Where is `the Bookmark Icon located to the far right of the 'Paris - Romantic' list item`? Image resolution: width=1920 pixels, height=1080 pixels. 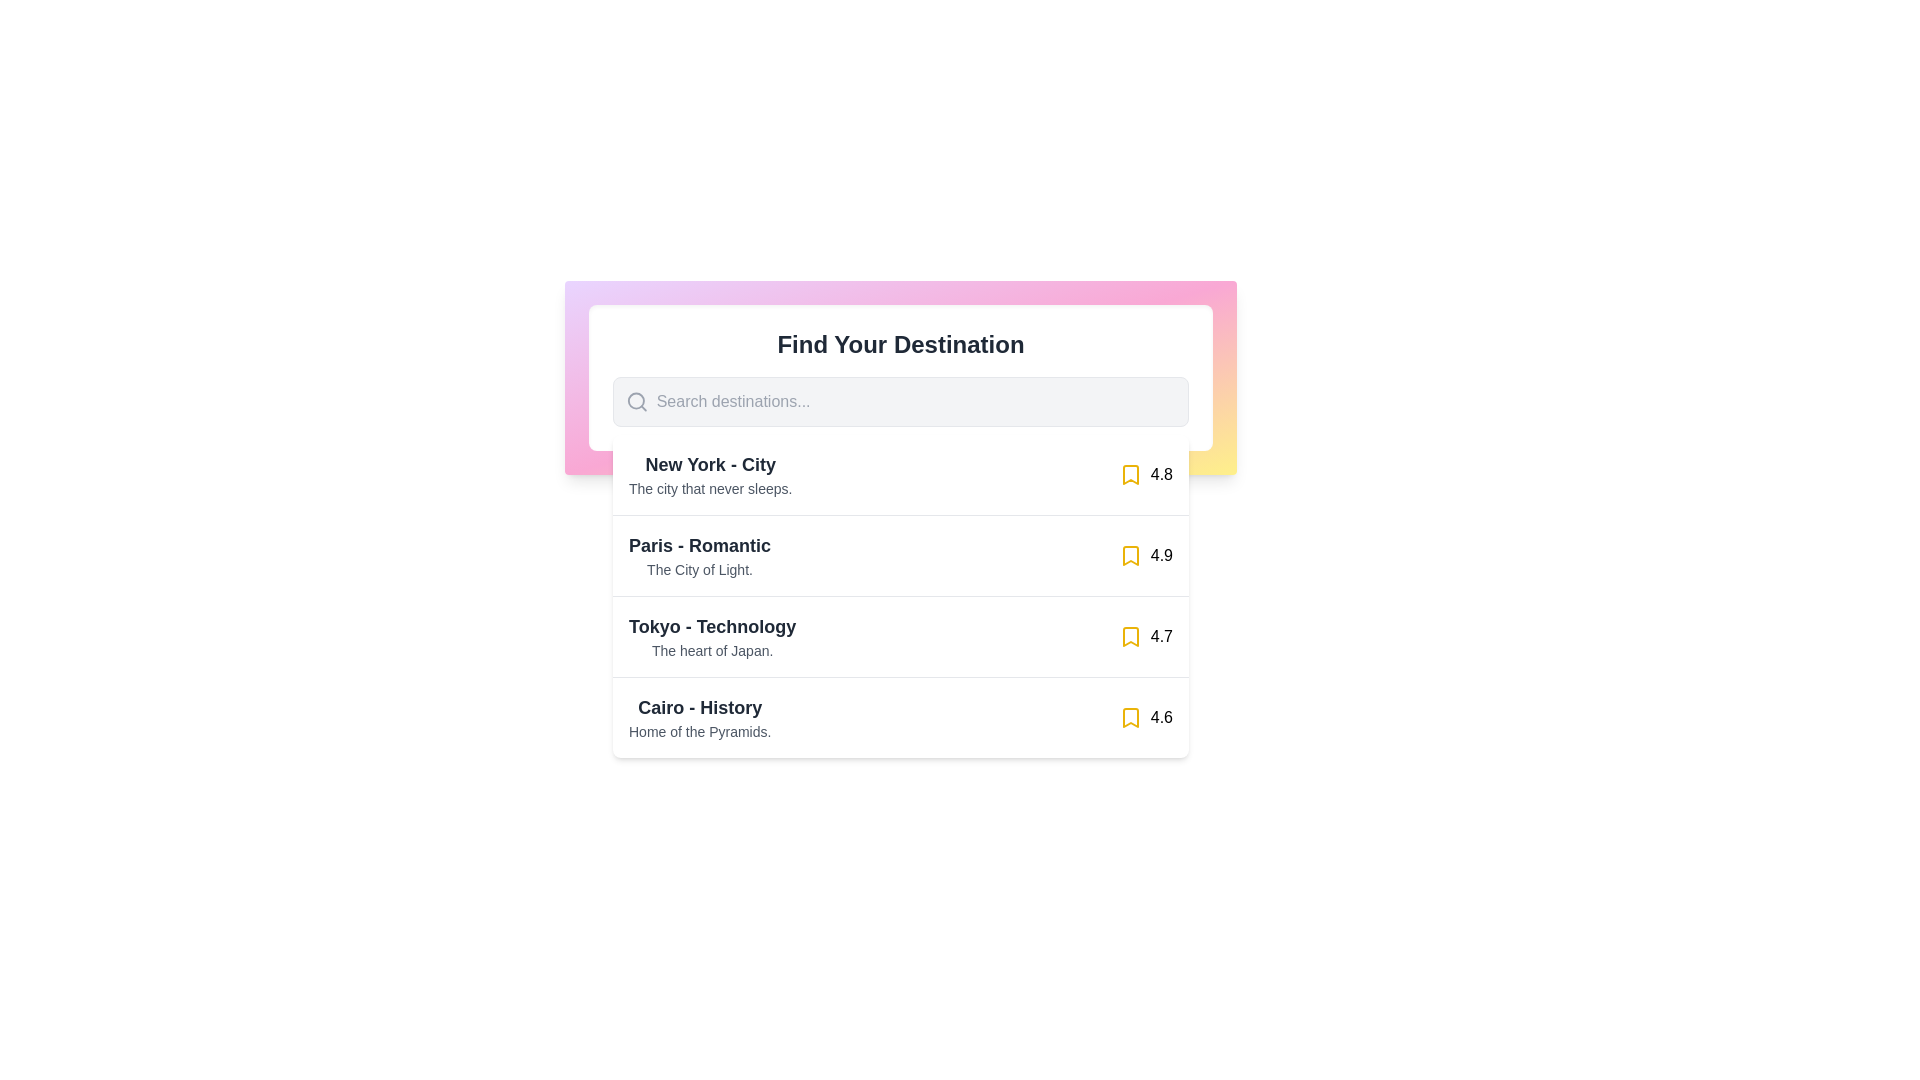 the Bookmark Icon located to the far right of the 'Paris - Romantic' list item is located at coordinates (1130, 555).